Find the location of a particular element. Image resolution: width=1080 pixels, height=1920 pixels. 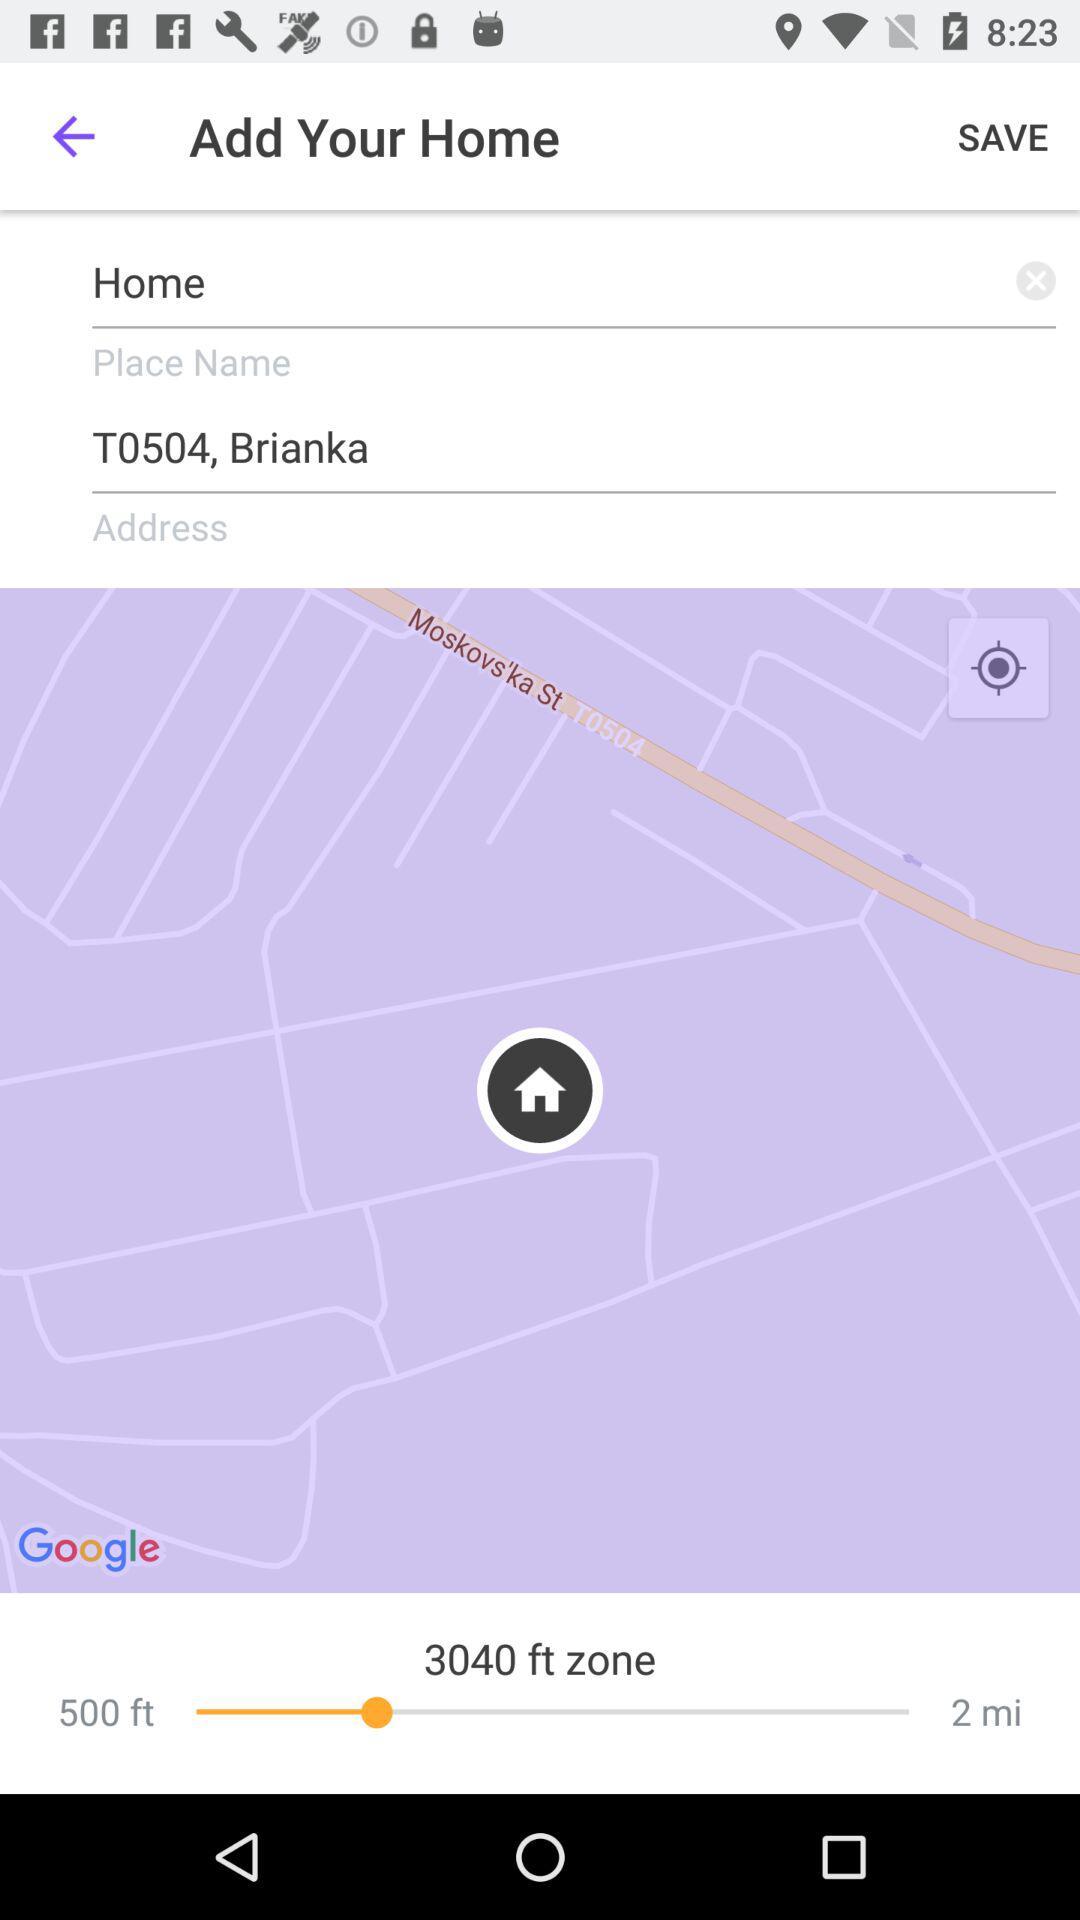

the icon on the right is located at coordinates (998, 669).